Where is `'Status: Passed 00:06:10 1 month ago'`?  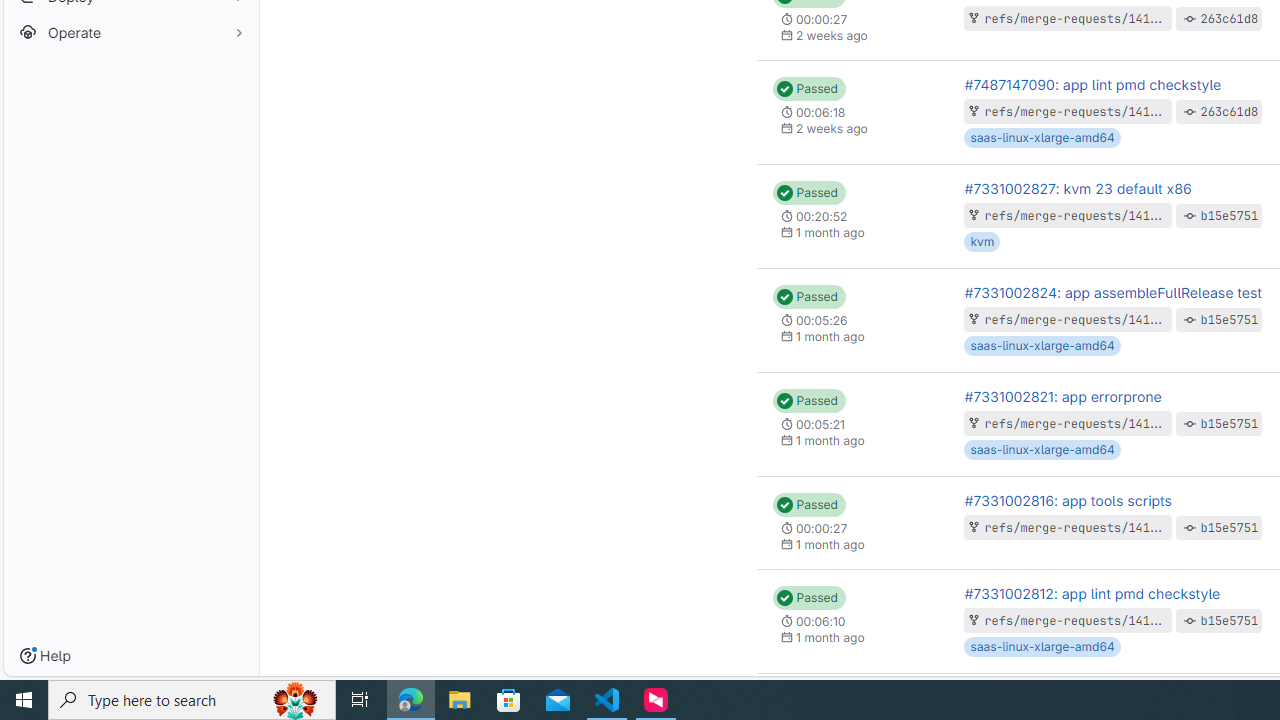 'Status: Passed 00:06:10 1 month ago' is located at coordinates (852, 620).